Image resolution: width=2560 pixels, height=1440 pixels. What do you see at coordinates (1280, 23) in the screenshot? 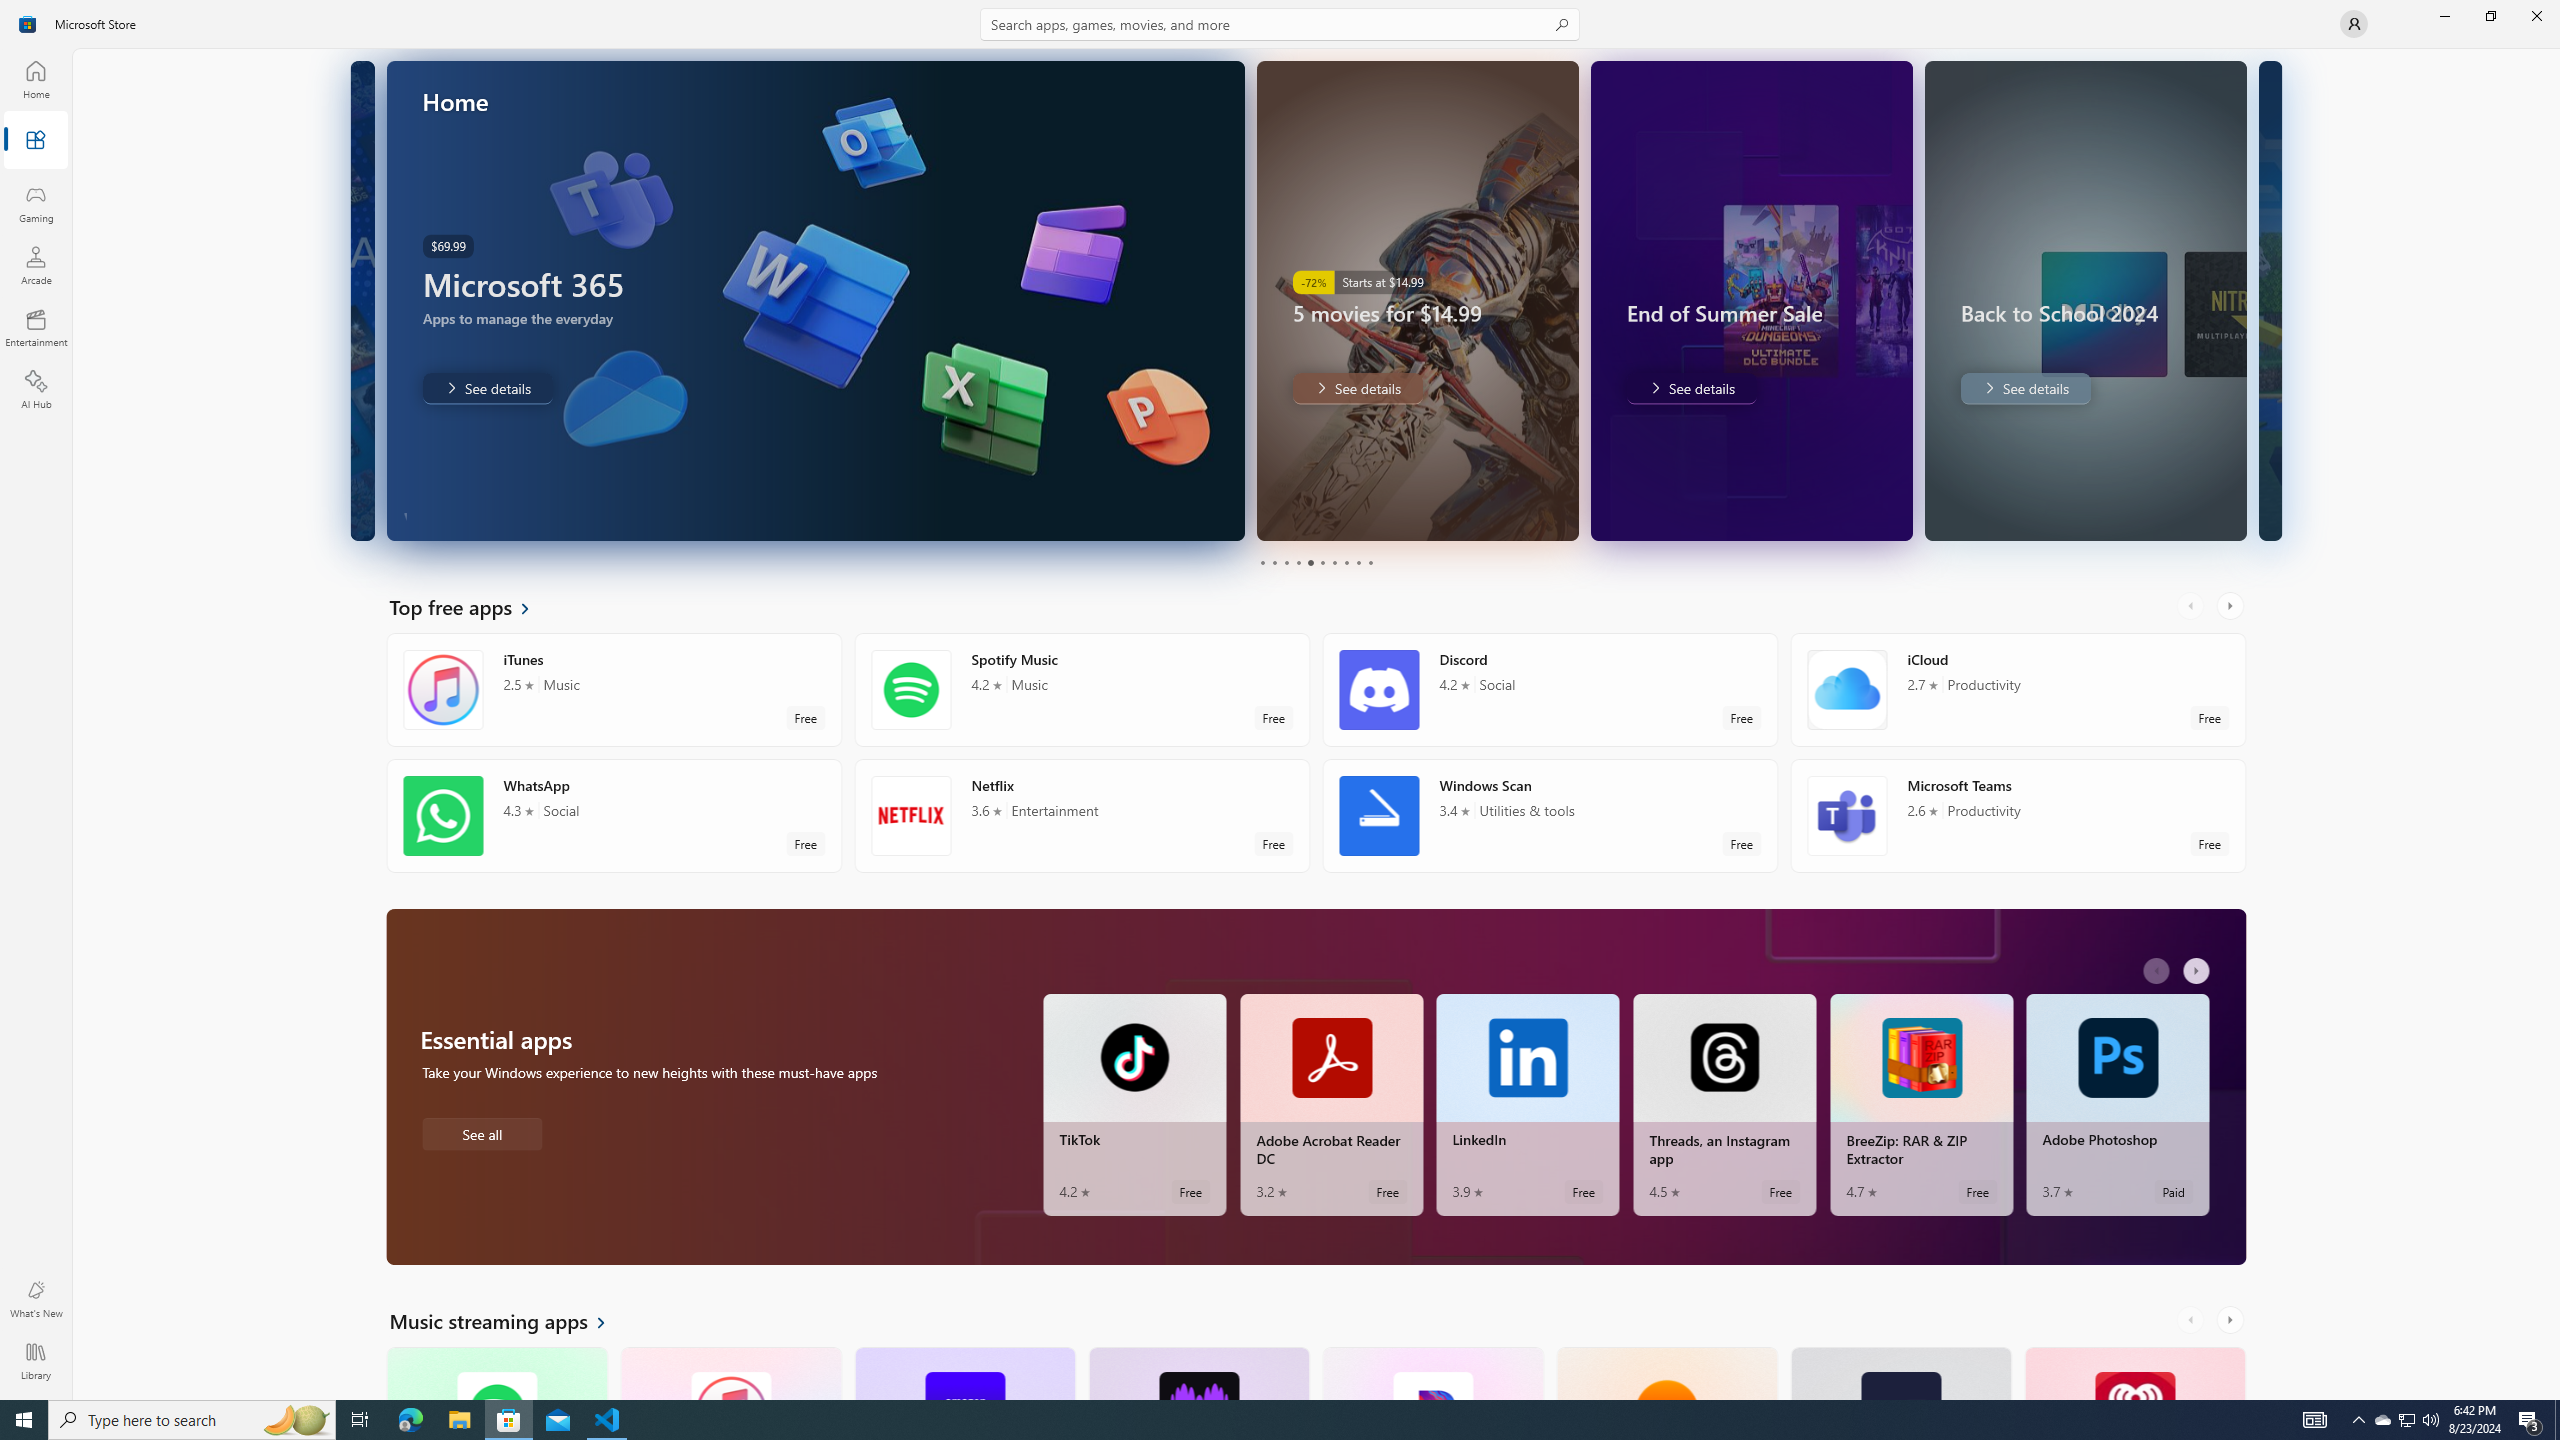
I see `'Search'` at bounding box center [1280, 23].